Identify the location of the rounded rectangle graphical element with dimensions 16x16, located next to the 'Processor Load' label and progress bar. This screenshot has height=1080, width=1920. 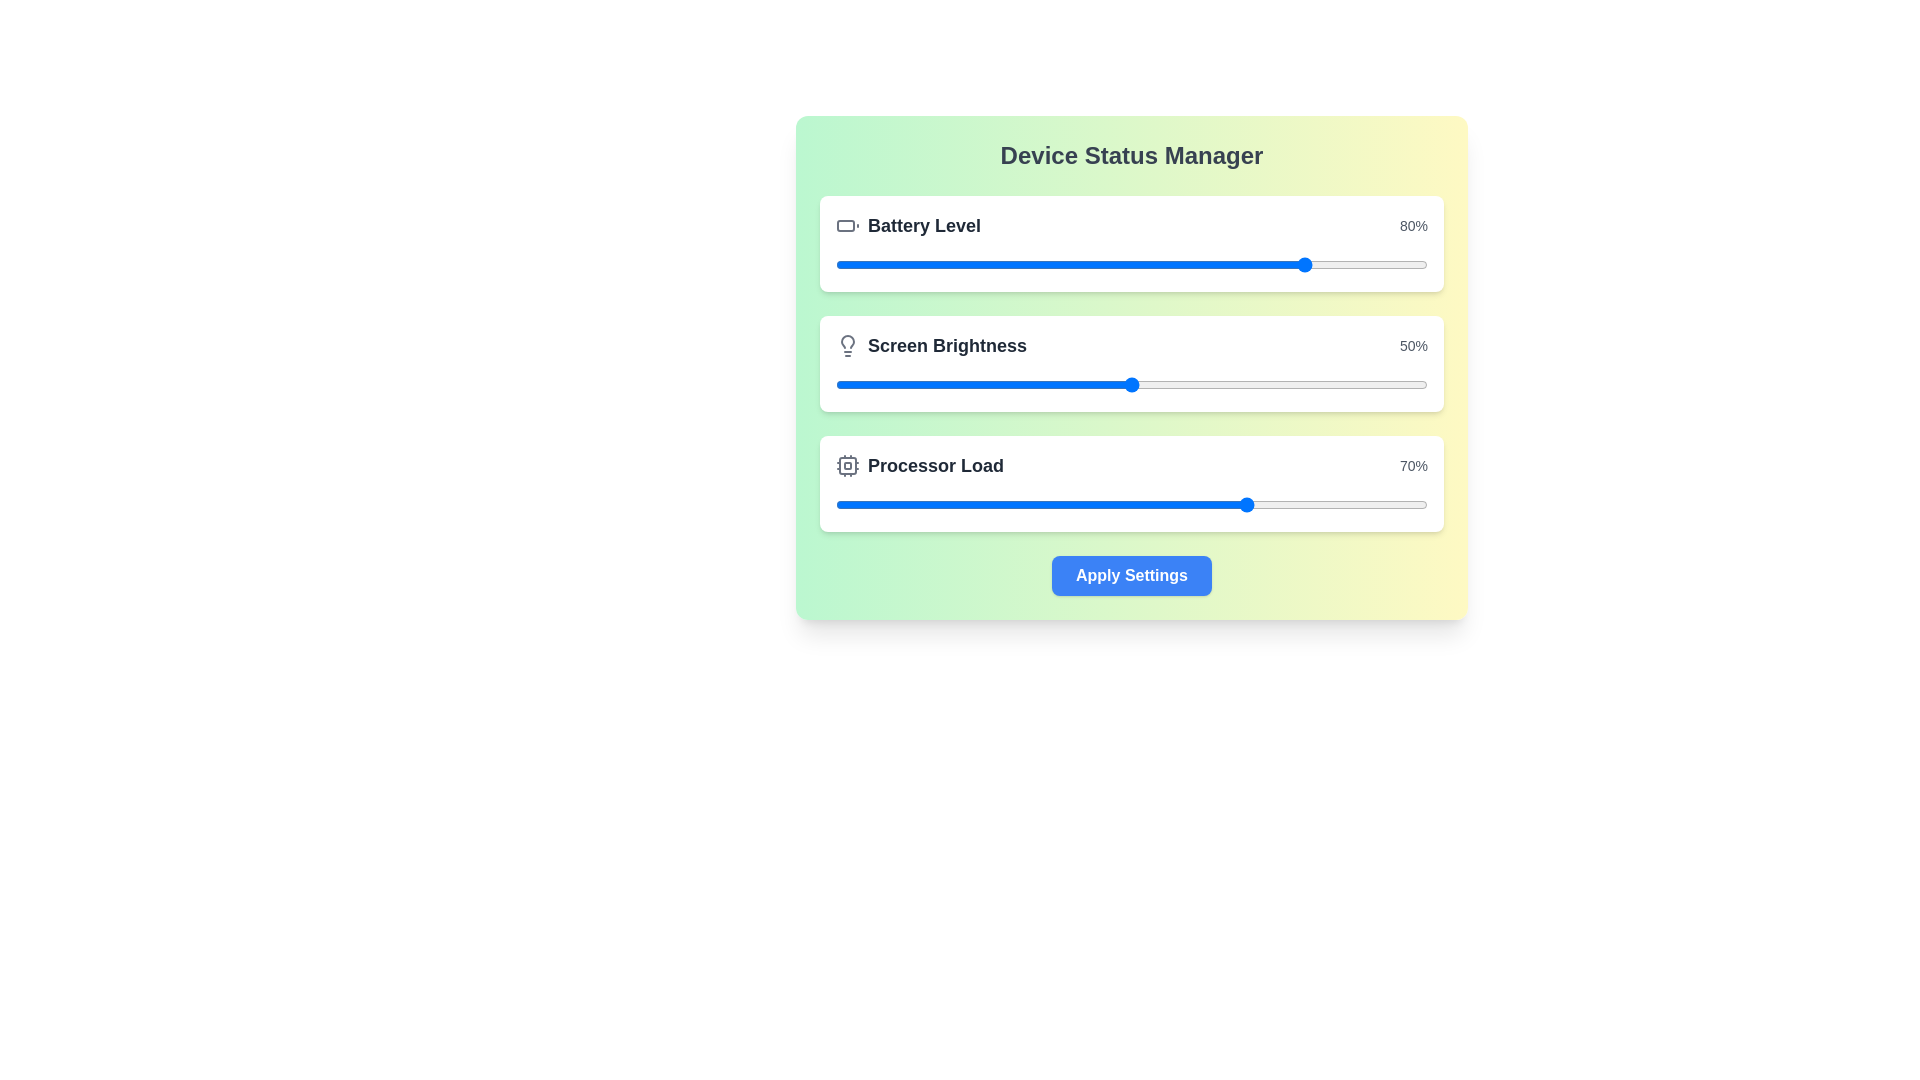
(848, 466).